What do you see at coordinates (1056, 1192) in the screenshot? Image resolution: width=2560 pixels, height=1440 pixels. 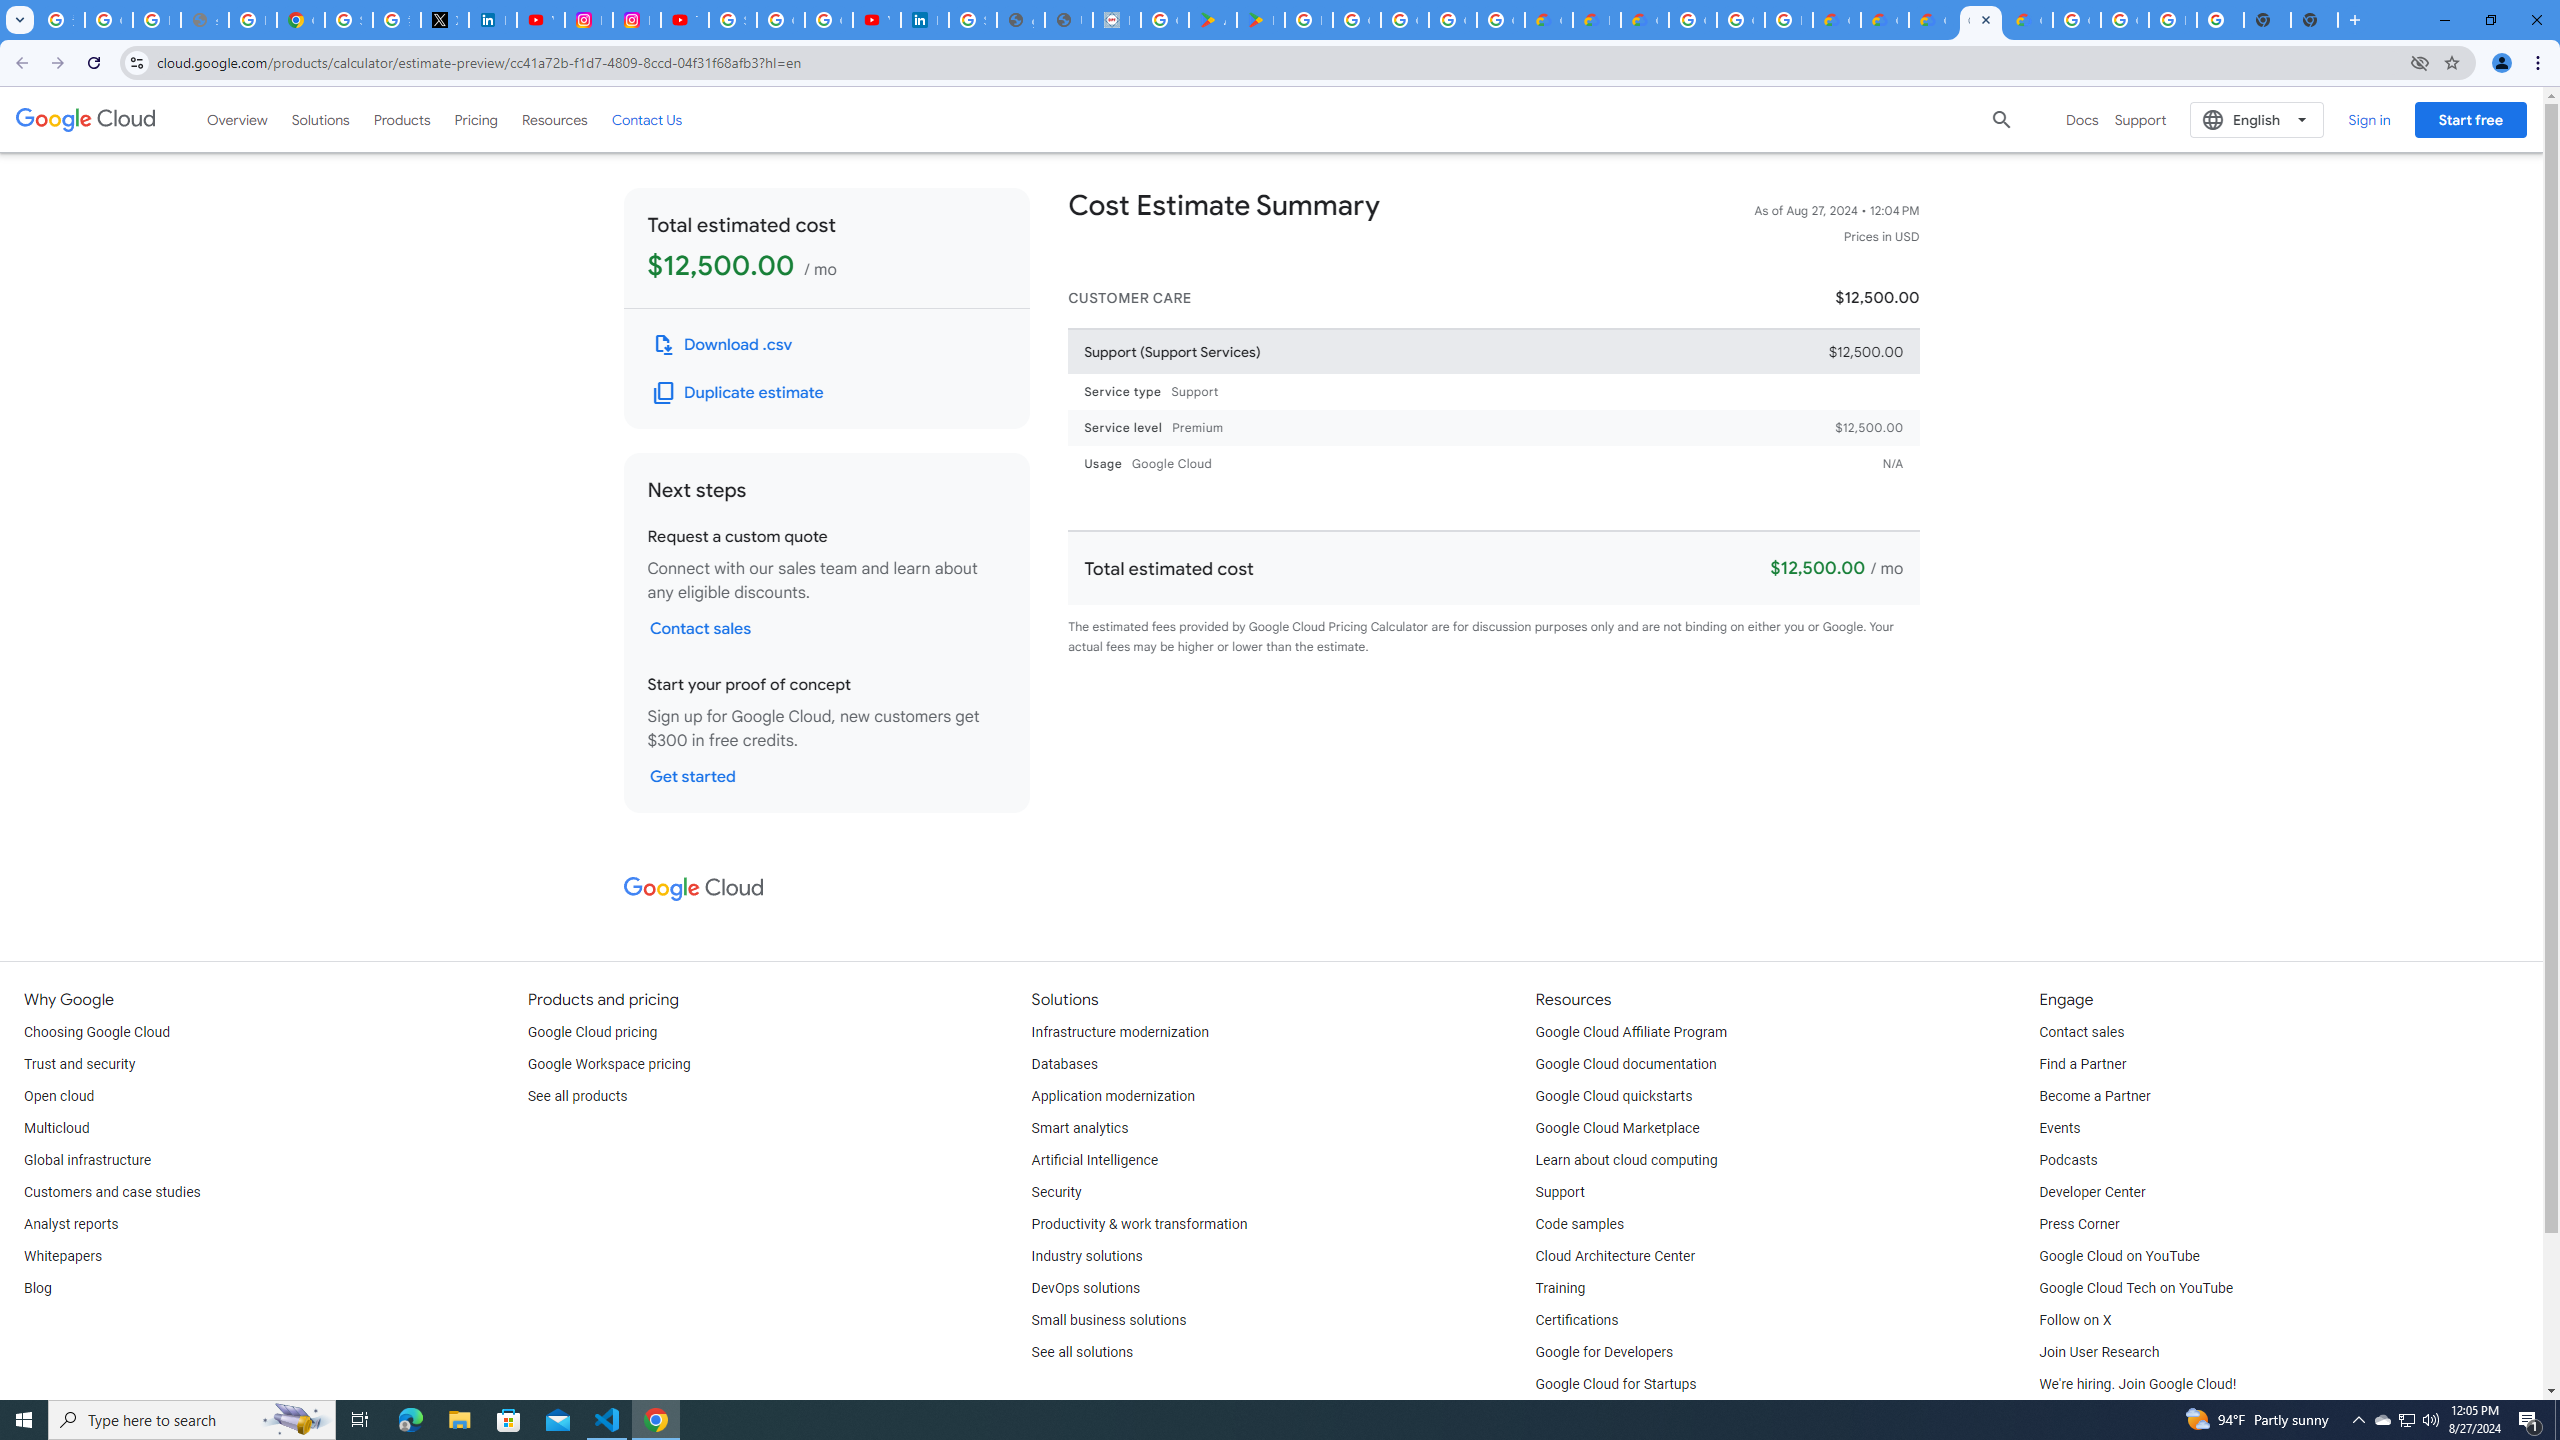 I see `'Security'` at bounding box center [1056, 1192].